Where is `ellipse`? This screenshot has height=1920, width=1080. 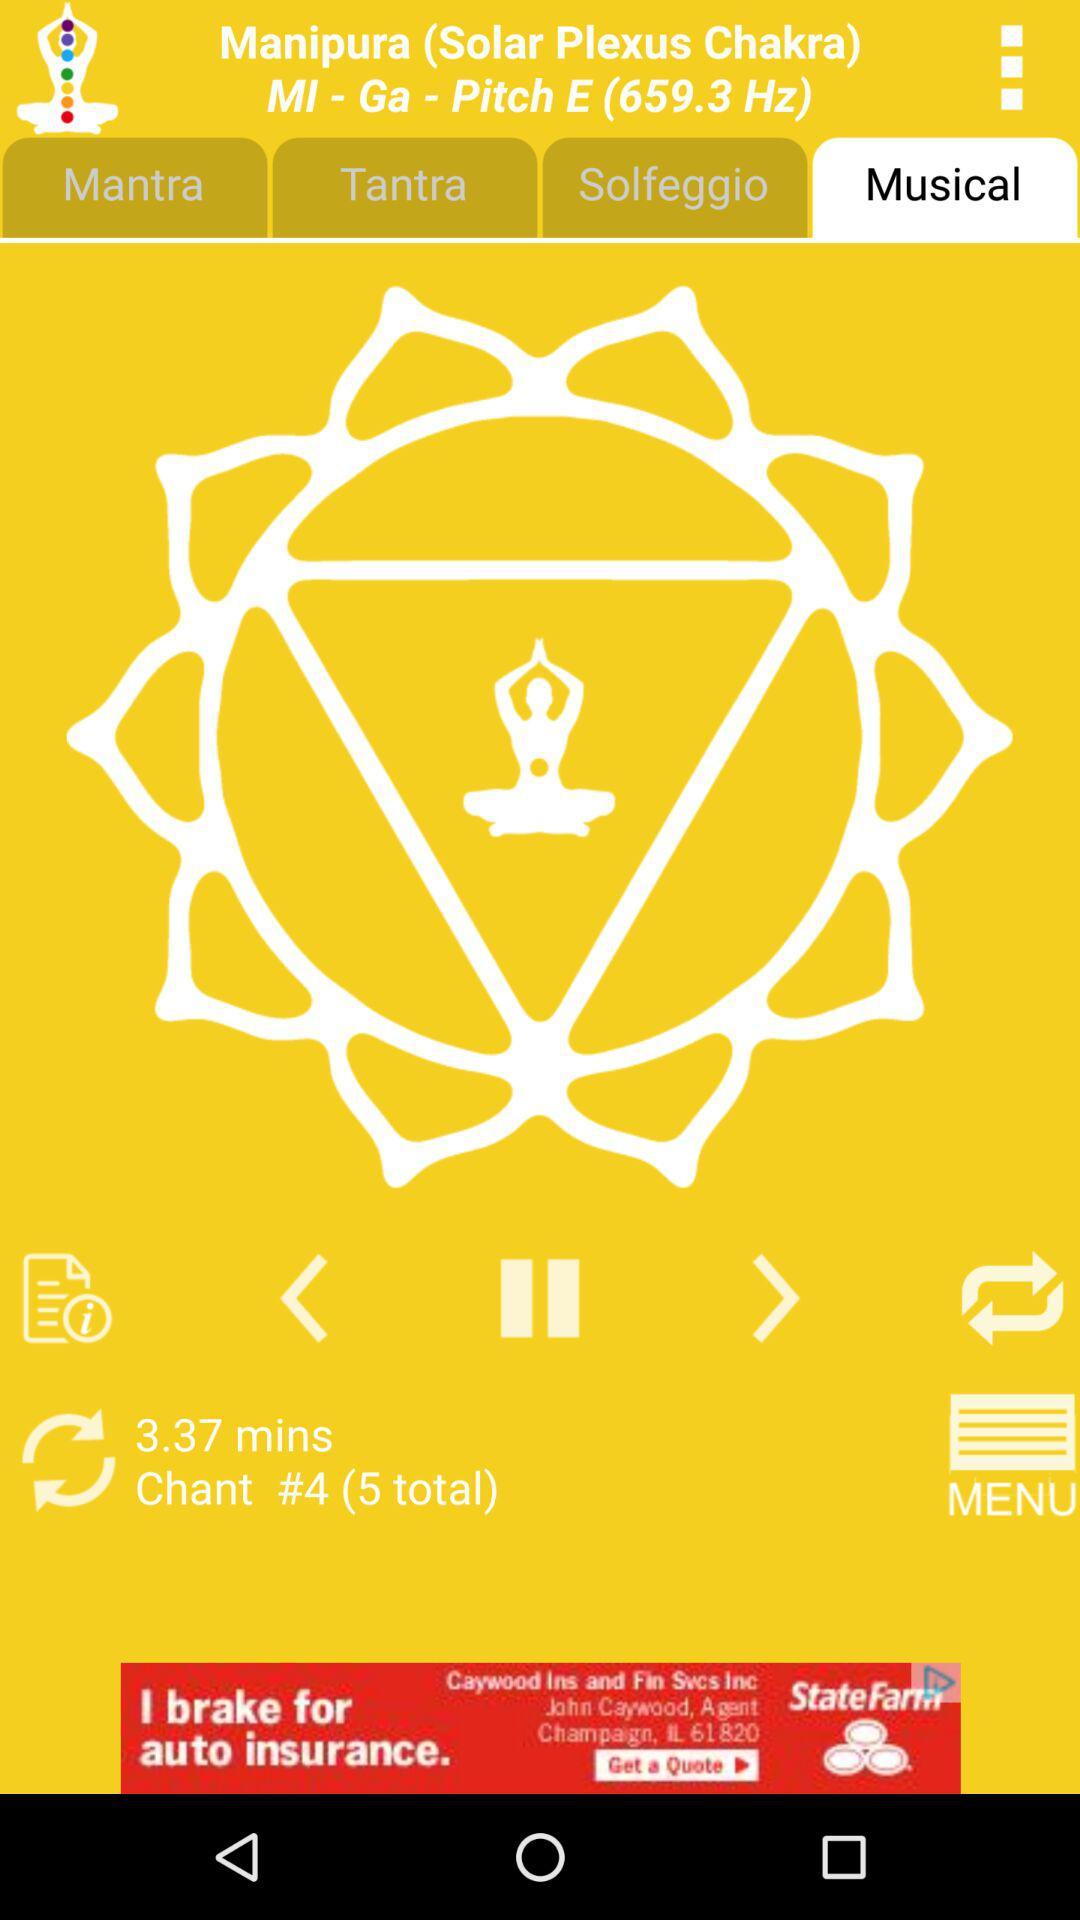
ellipse is located at coordinates (1012, 67).